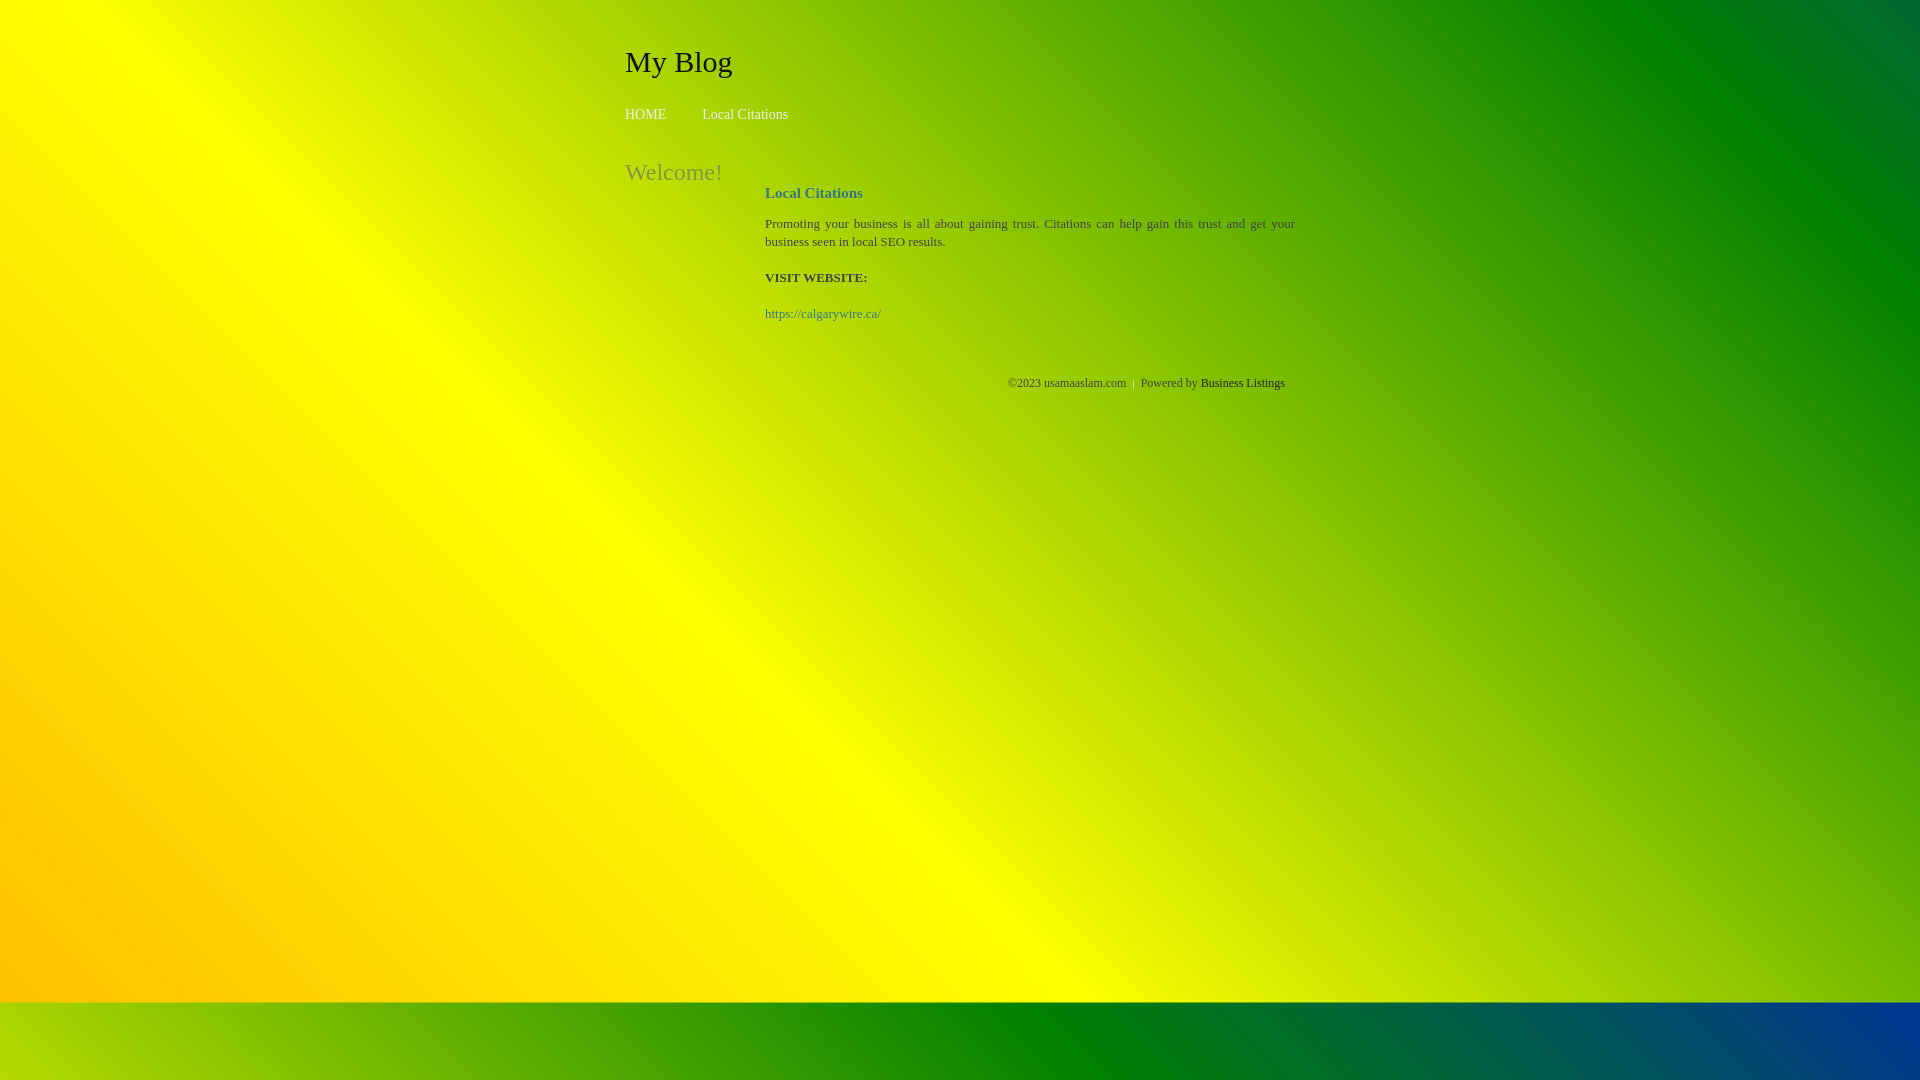  I want to click on 'HOME', so click(623, 114).